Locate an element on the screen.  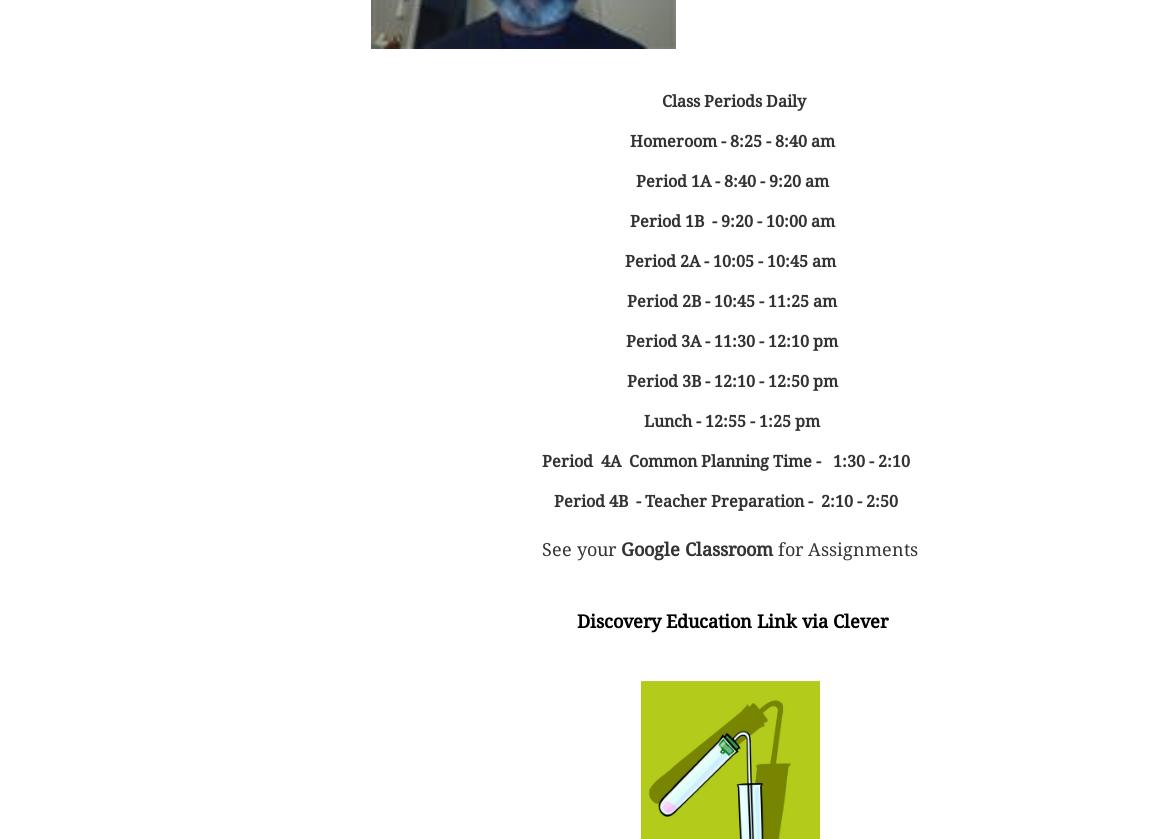
'Lunch - 12:55 - 1:25 pm' is located at coordinates (732, 420).